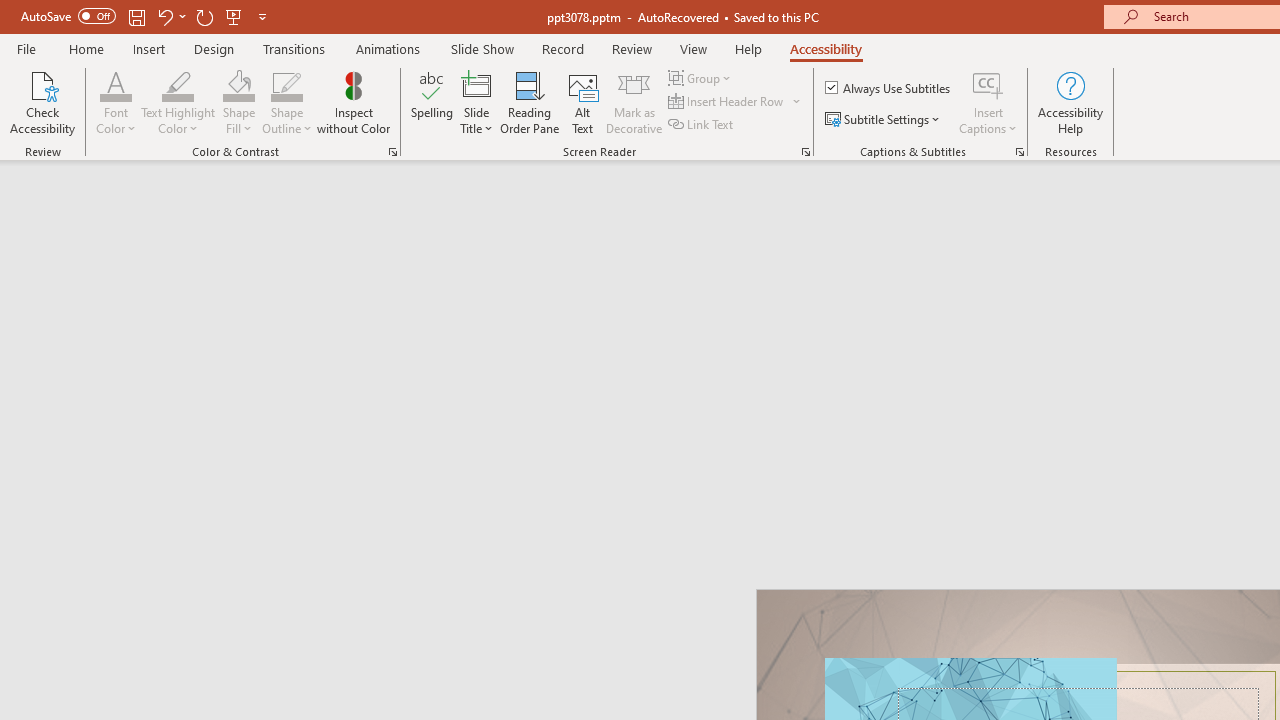 This screenshot has height=720, width=1280. I want to click on 'Color & Contrast', so click(392, 150).